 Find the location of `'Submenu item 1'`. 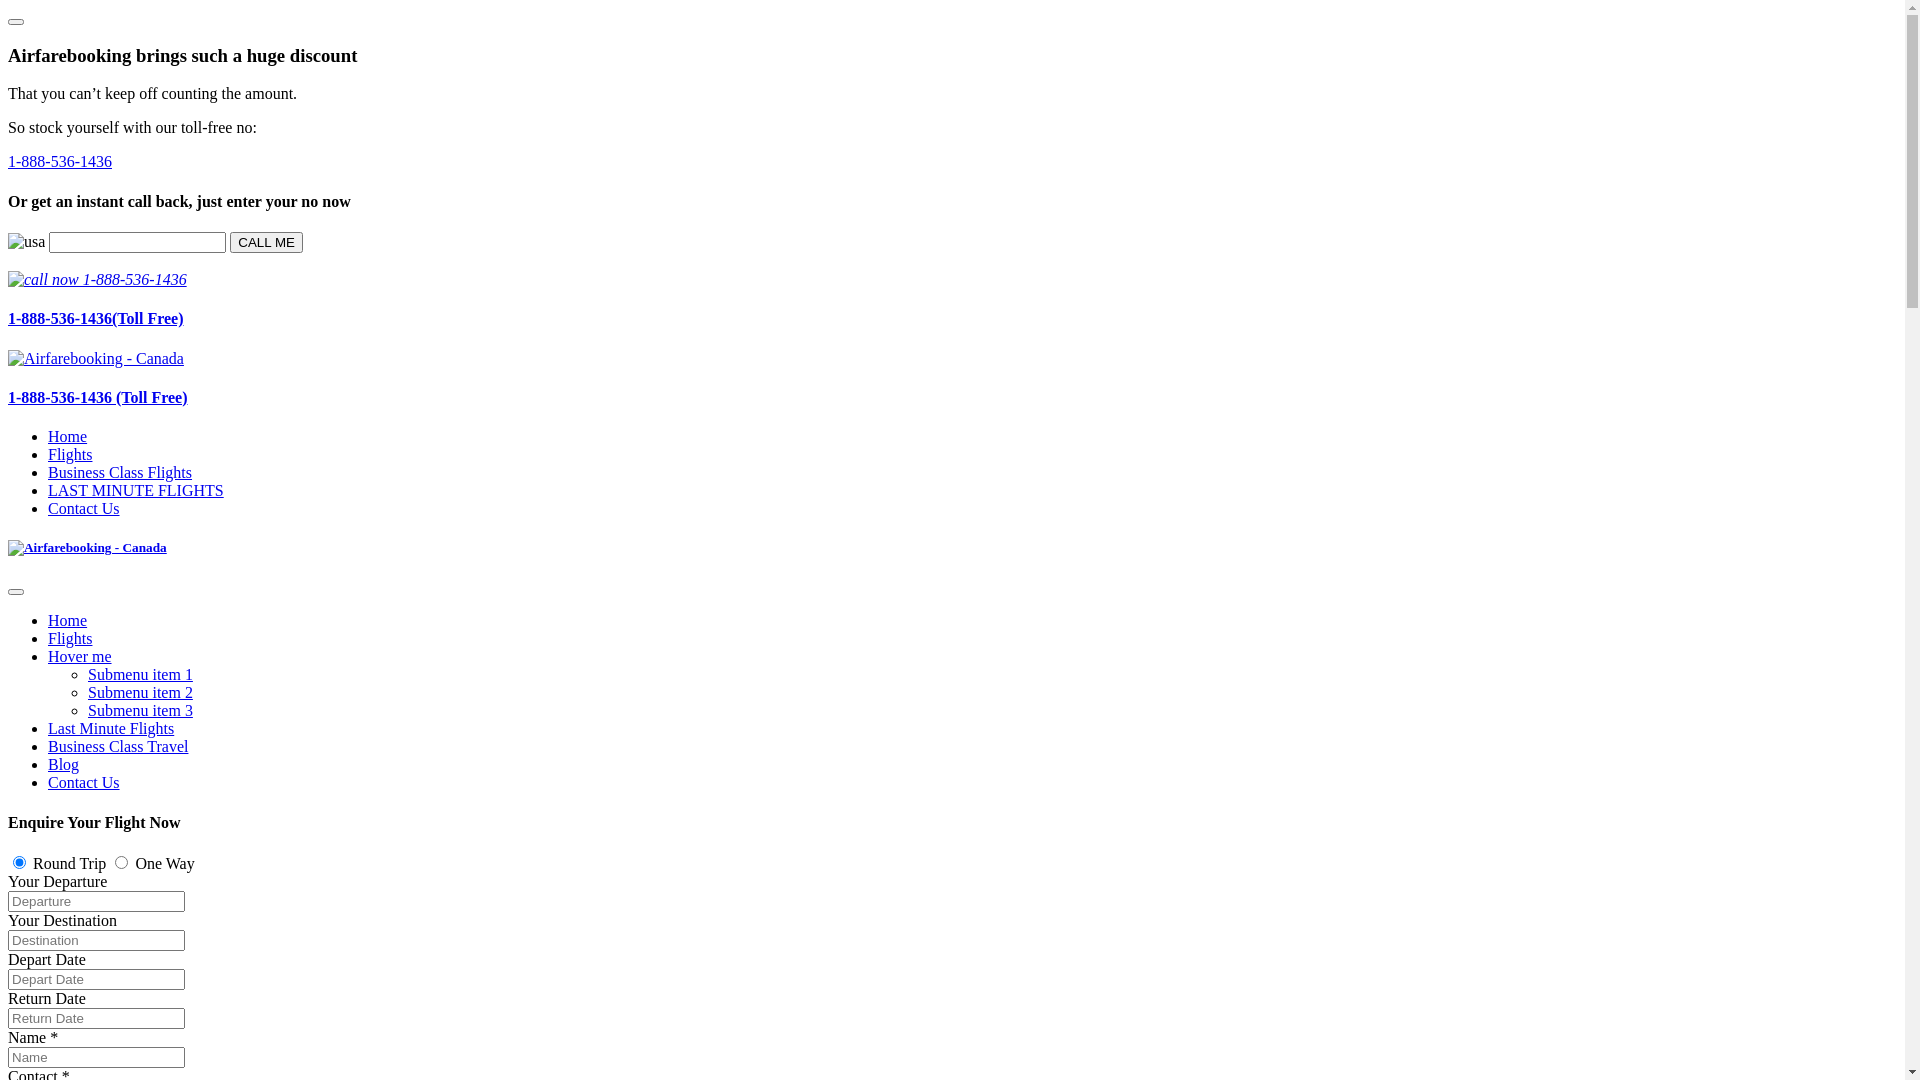

'Submenu item 1' is located at coordinates (139, 674).